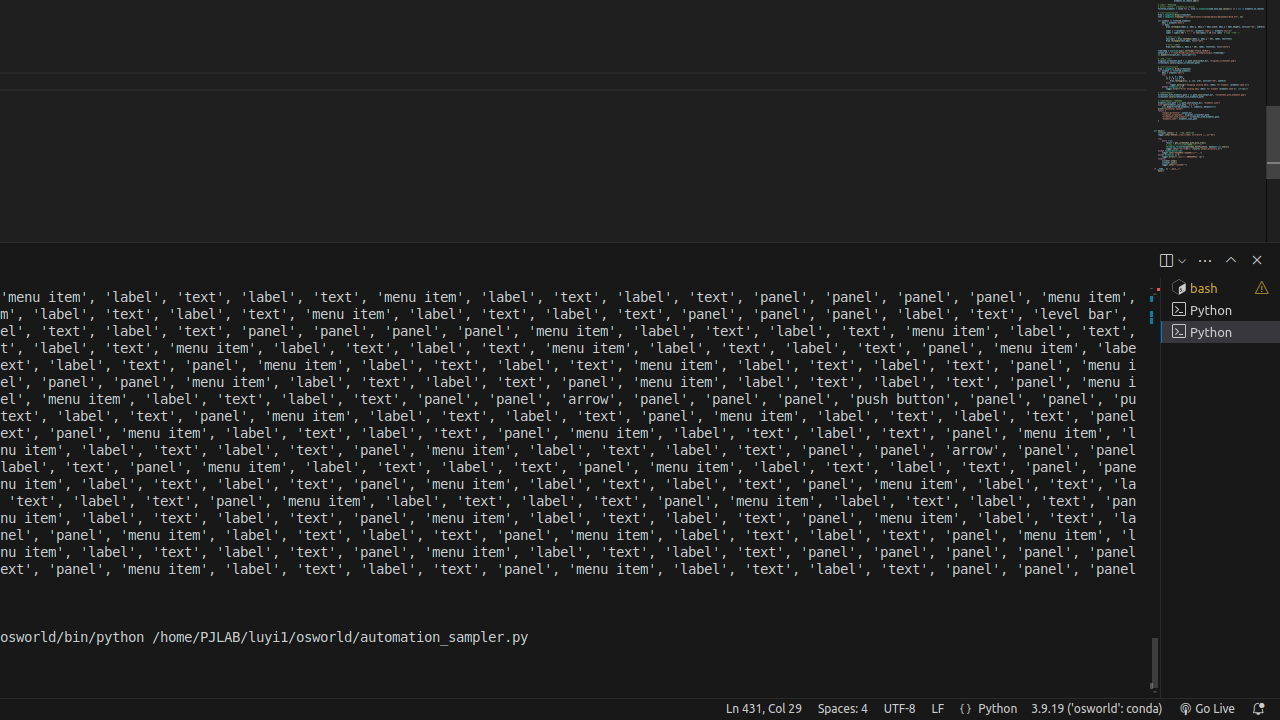  Describe the element at coordinates (842, 707) in the screenshot. I see `'Spaces: 4'` at that location.